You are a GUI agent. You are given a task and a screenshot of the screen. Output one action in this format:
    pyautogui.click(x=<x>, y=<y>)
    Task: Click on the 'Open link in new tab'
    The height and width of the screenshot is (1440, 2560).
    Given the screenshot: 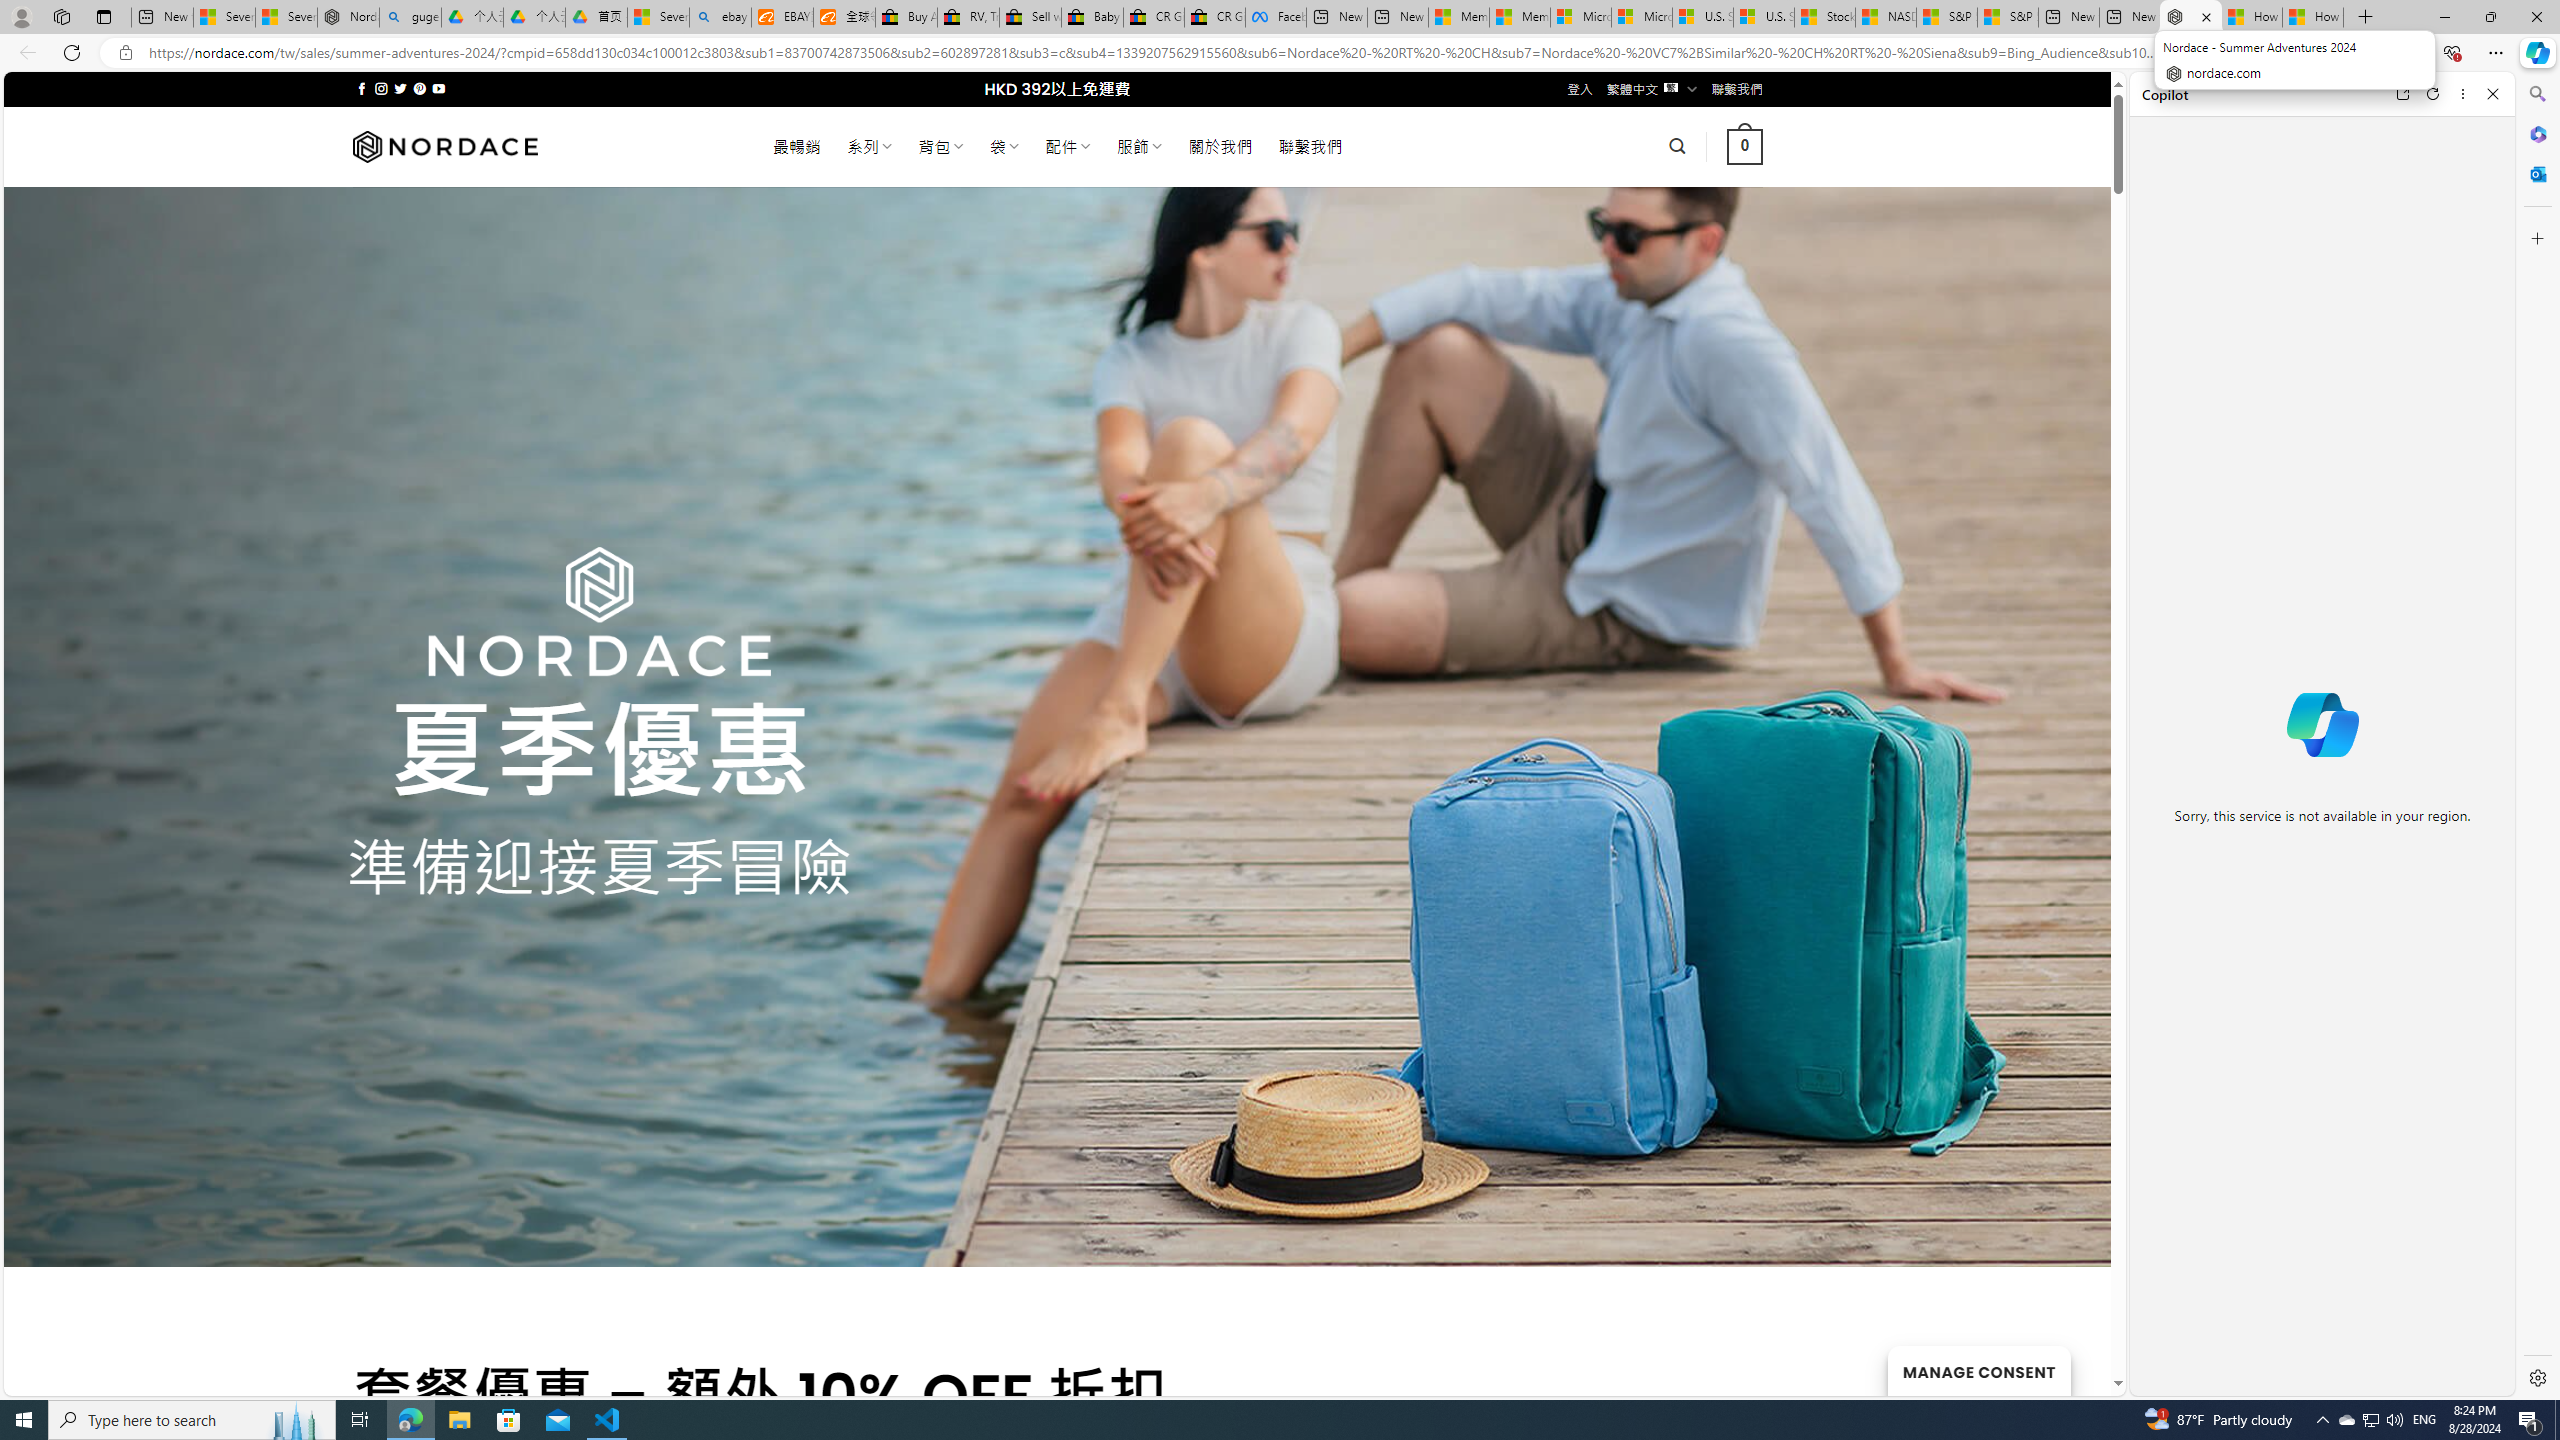 What is the action you would take?
    pyautogui.click(x=2401, y=93)
    